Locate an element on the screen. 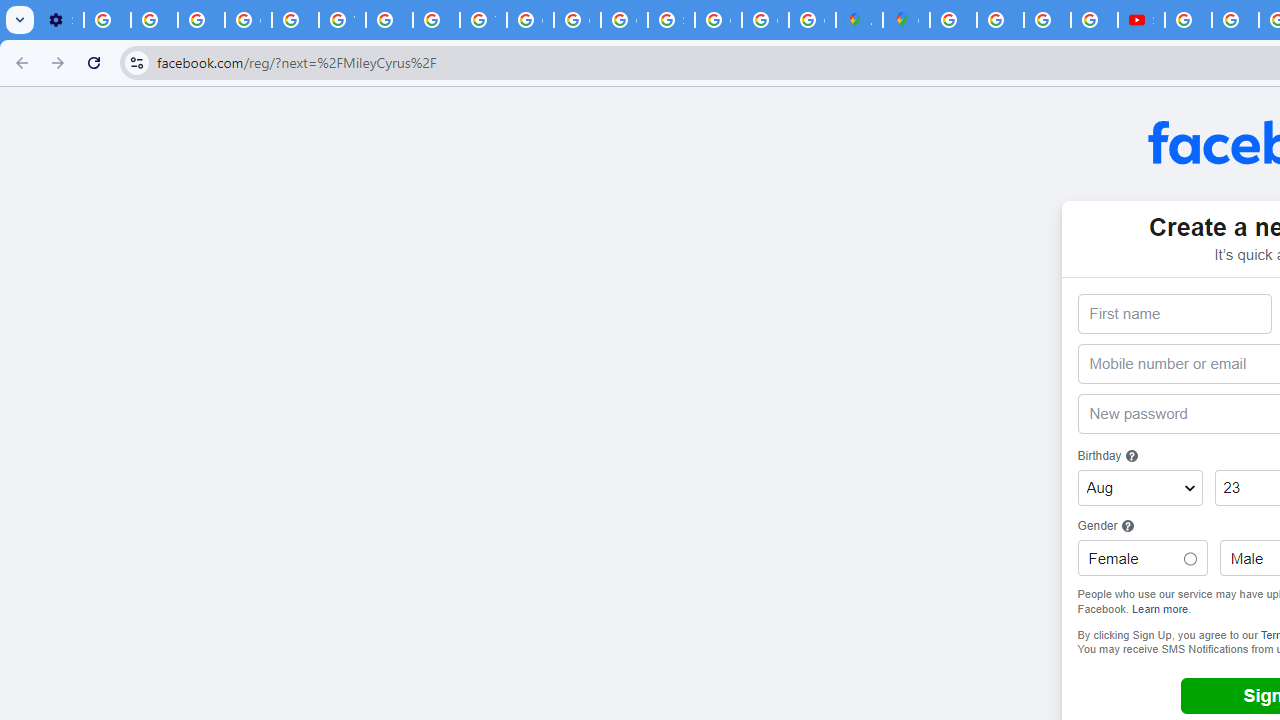 This screenshot has height=720, width=1280. 'Back' is located at coordinates (19, 61).